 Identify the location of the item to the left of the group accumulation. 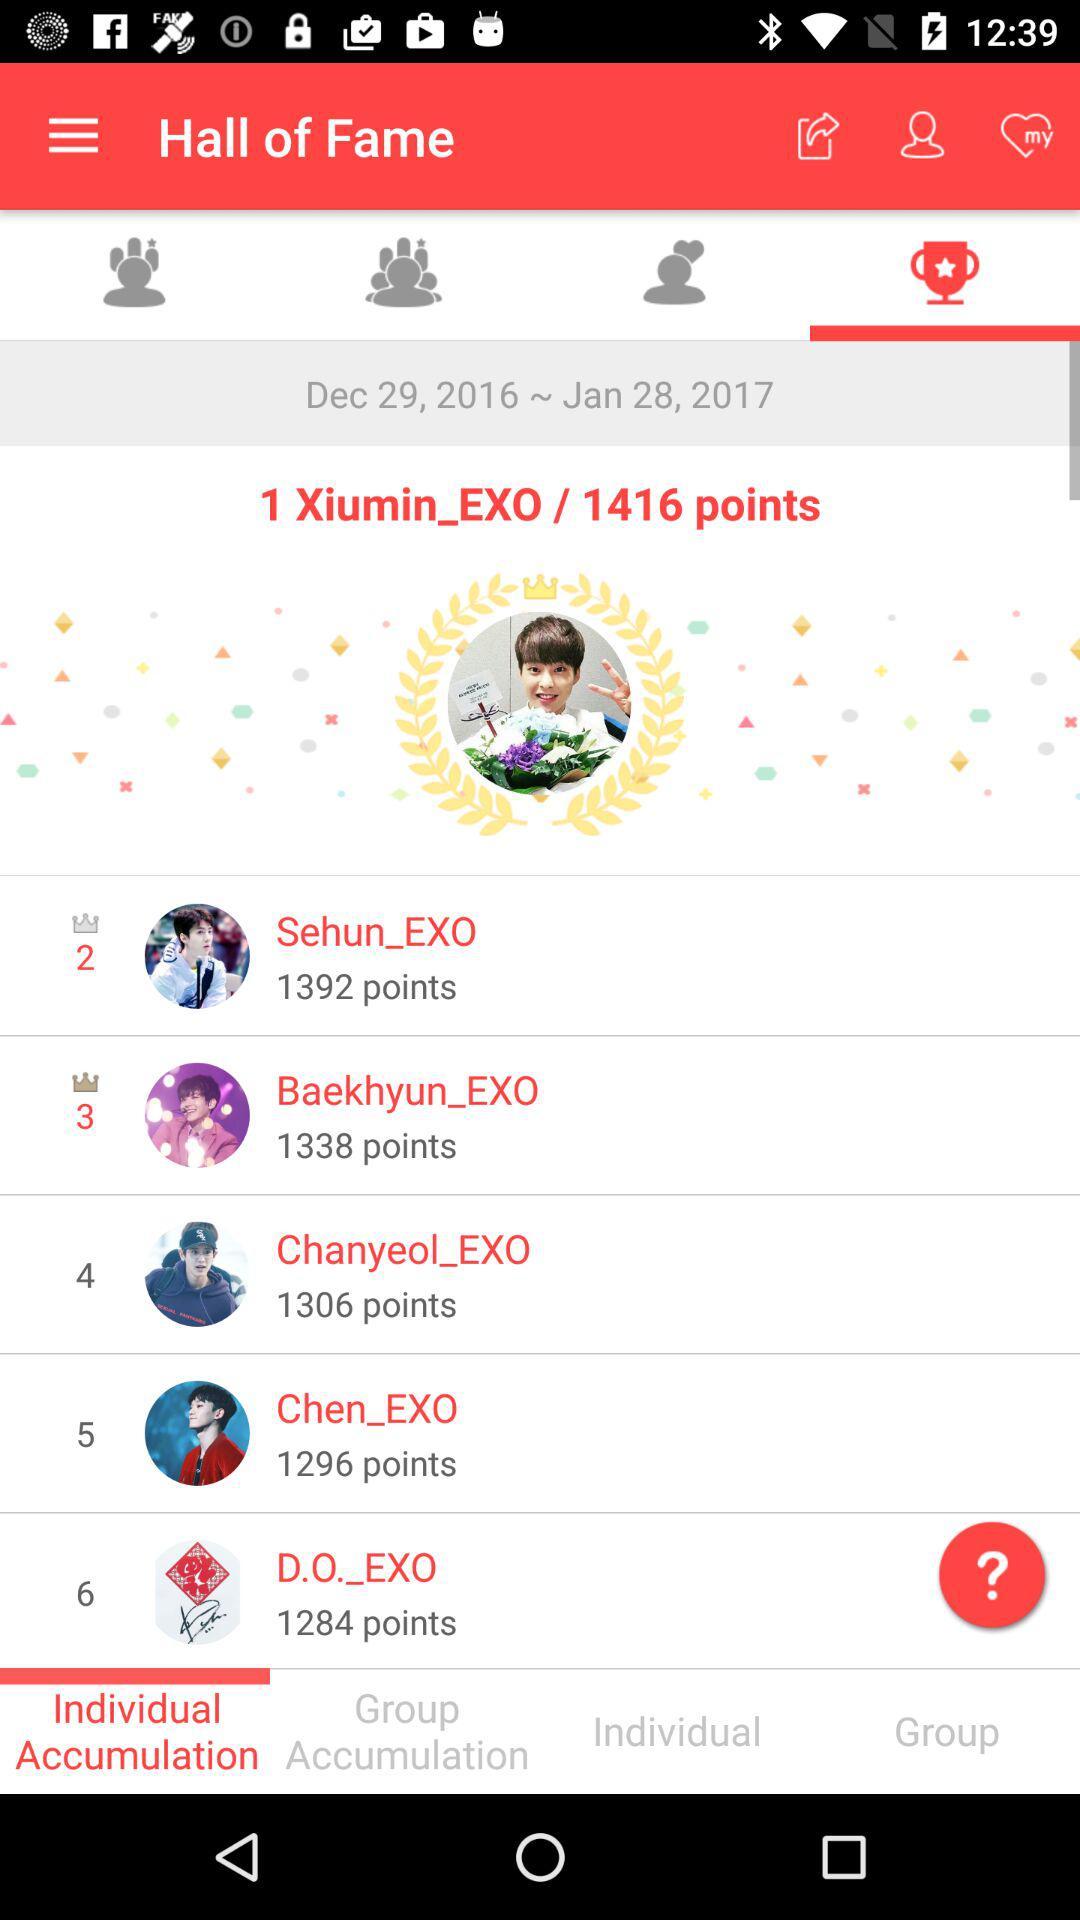
(135, 1730).